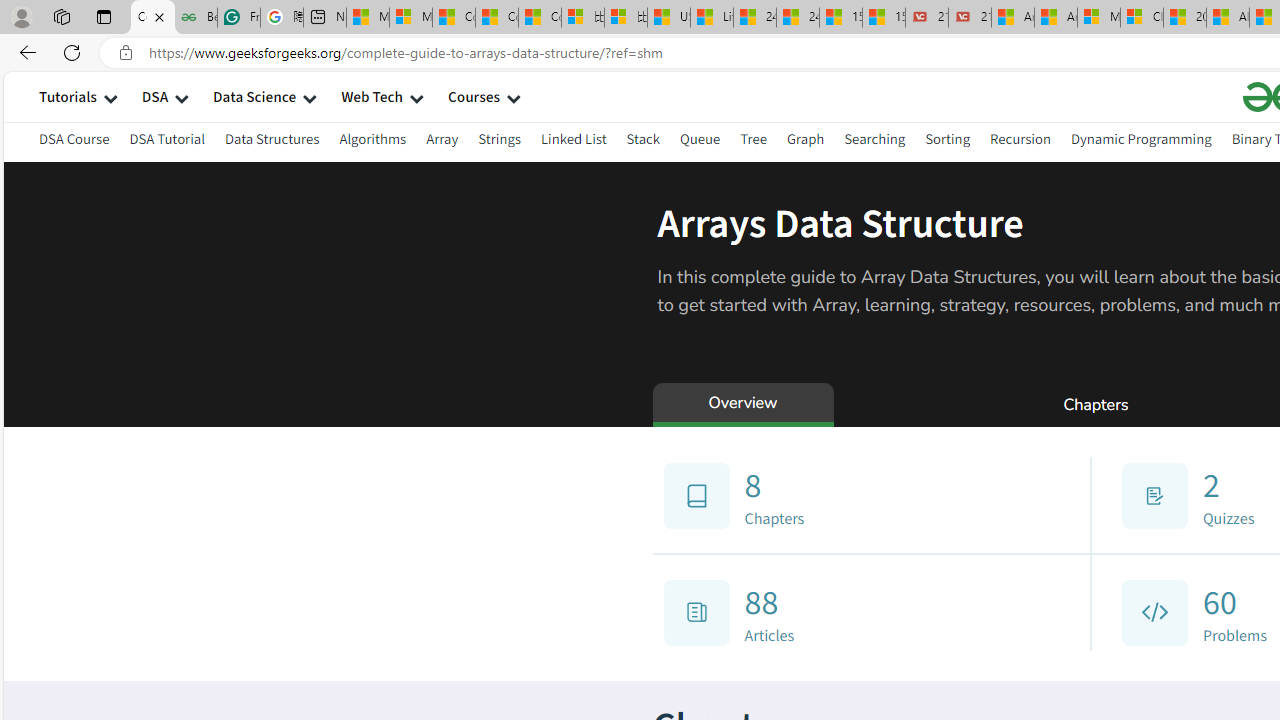  I want to click on 'Linked List', so click(572, 141).